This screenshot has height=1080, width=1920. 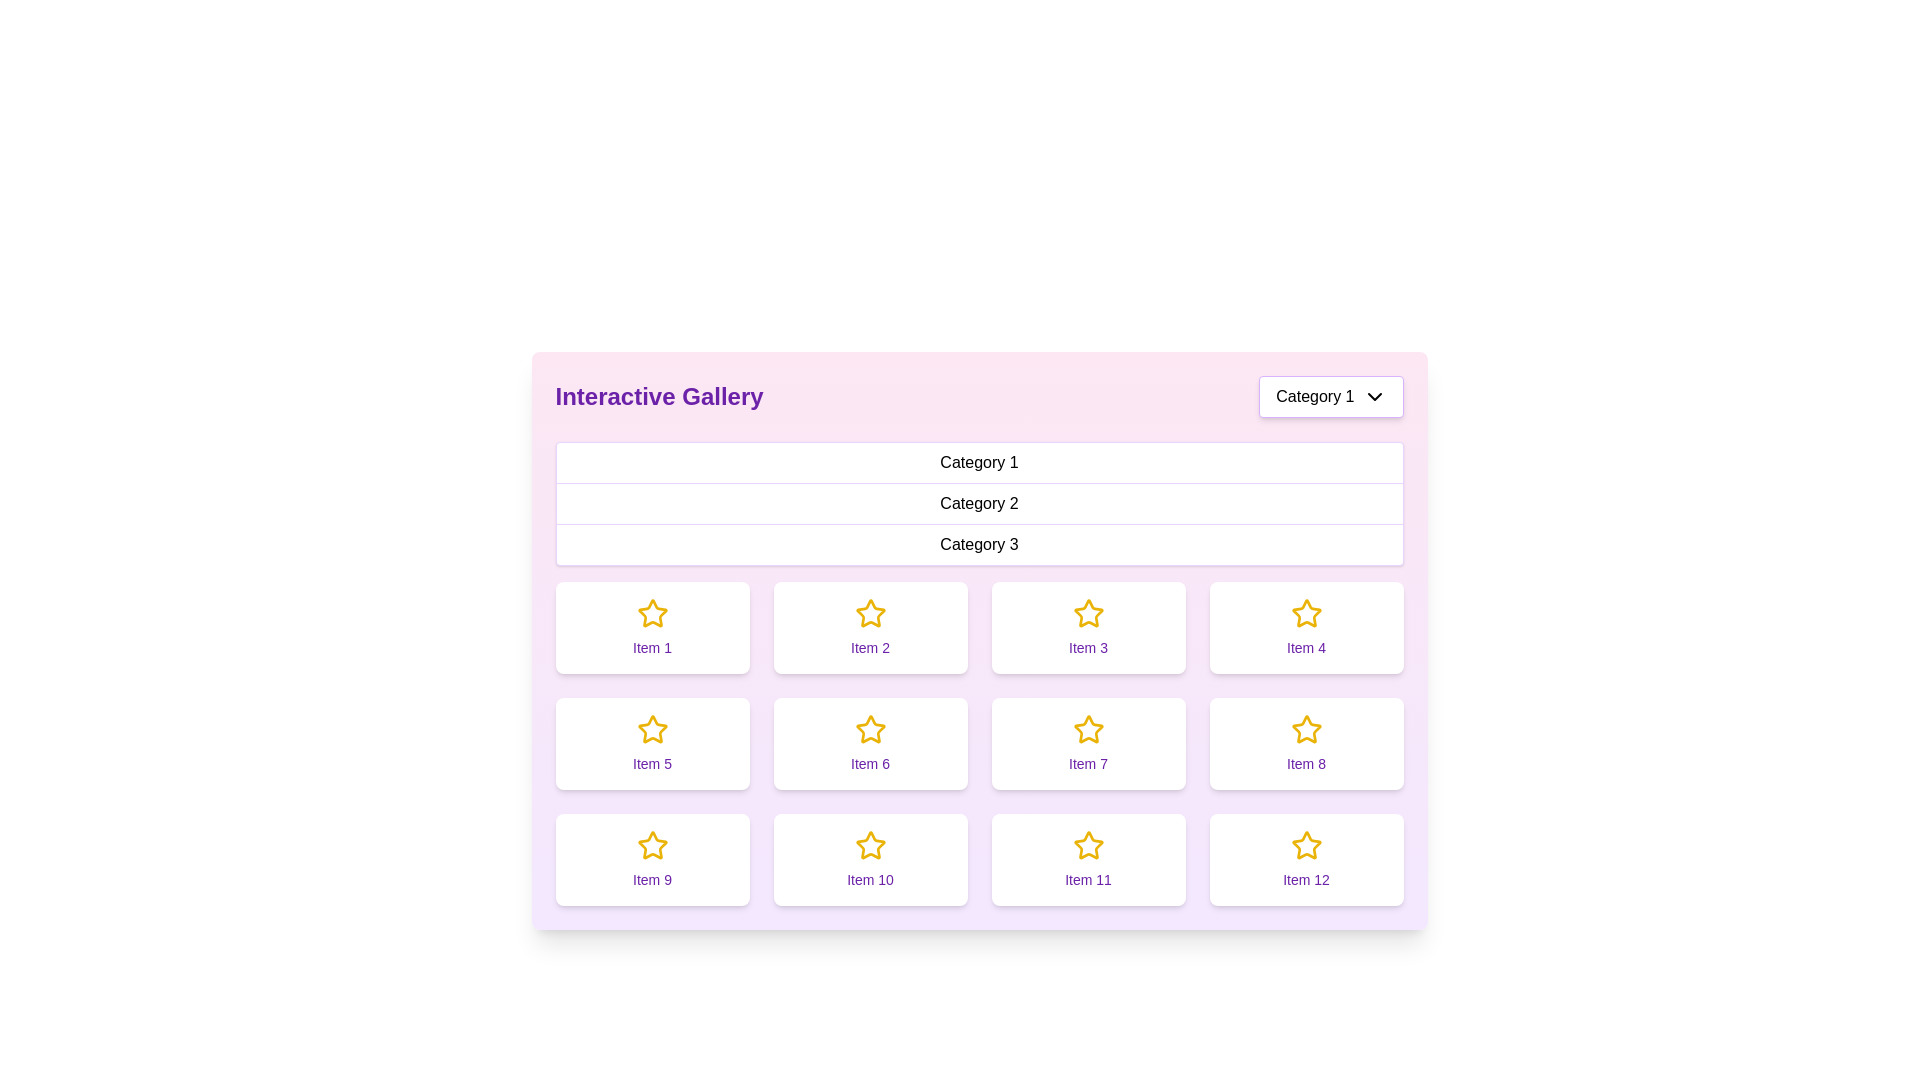 What do you see at coordinates (1305, 612) in the screenshot?
I see `the fourth star-shaped icon associated with 'Item 4', located in the second row and fourth column of the grid layout below the 'Category 1' dropdown` at bounding box center [1305, 612].